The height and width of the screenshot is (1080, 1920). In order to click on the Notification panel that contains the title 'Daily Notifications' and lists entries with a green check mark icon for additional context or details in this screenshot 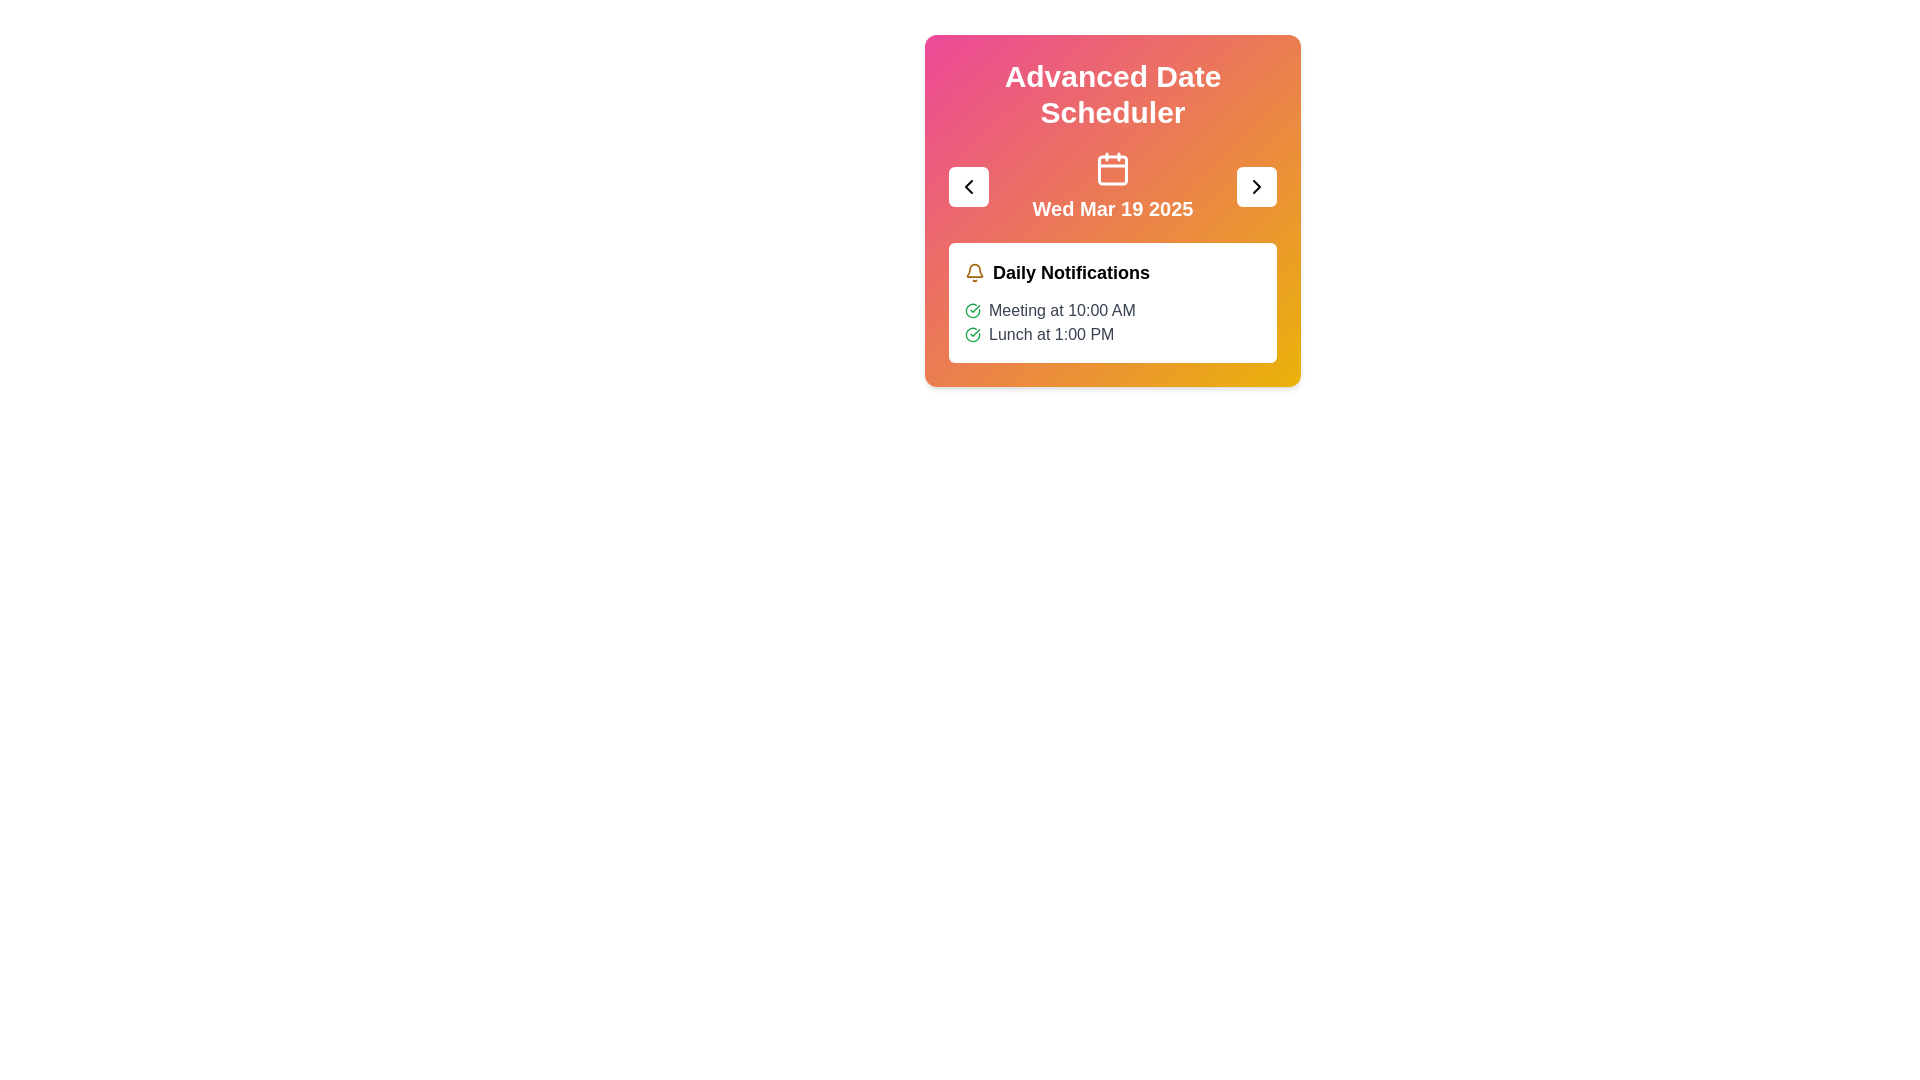, I will do `click(1112, 303)`.